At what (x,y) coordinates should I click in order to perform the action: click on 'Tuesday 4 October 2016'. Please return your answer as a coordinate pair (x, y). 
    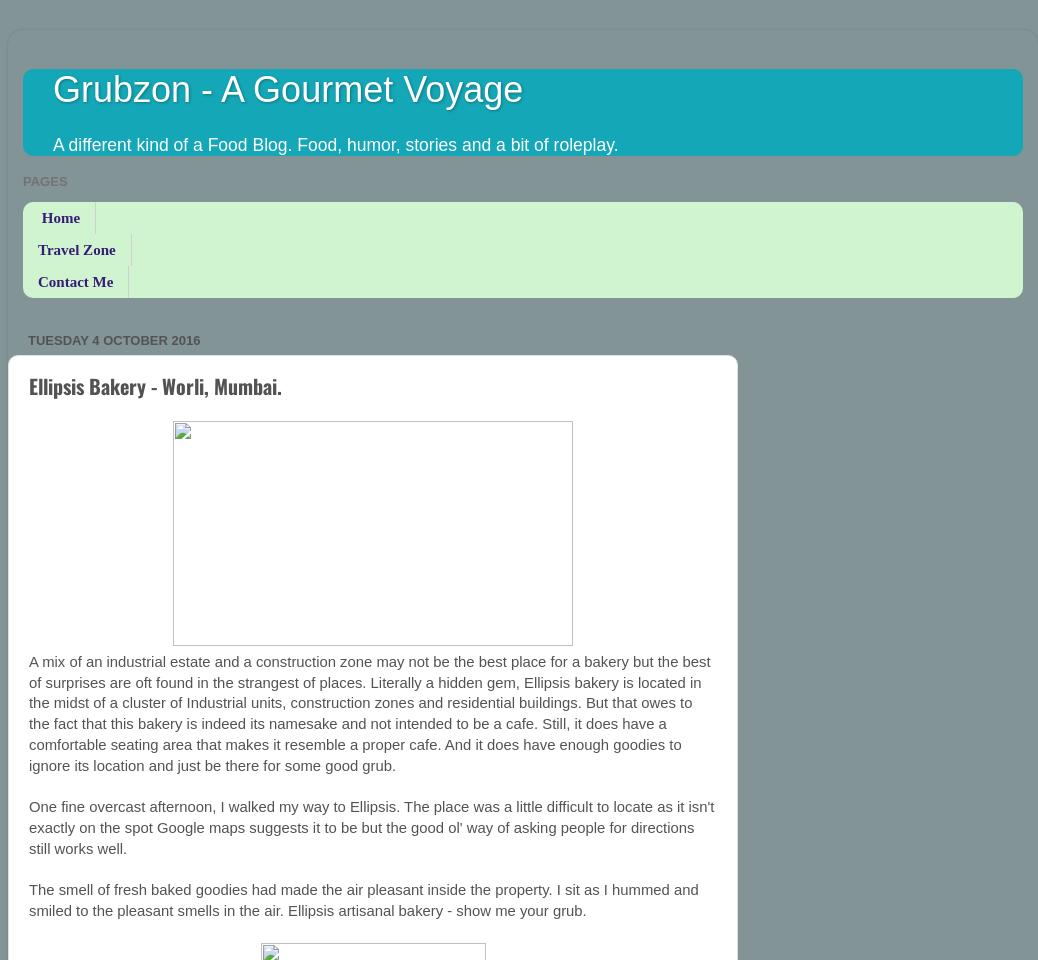
    Looking at the image, I should click on (27, 340).